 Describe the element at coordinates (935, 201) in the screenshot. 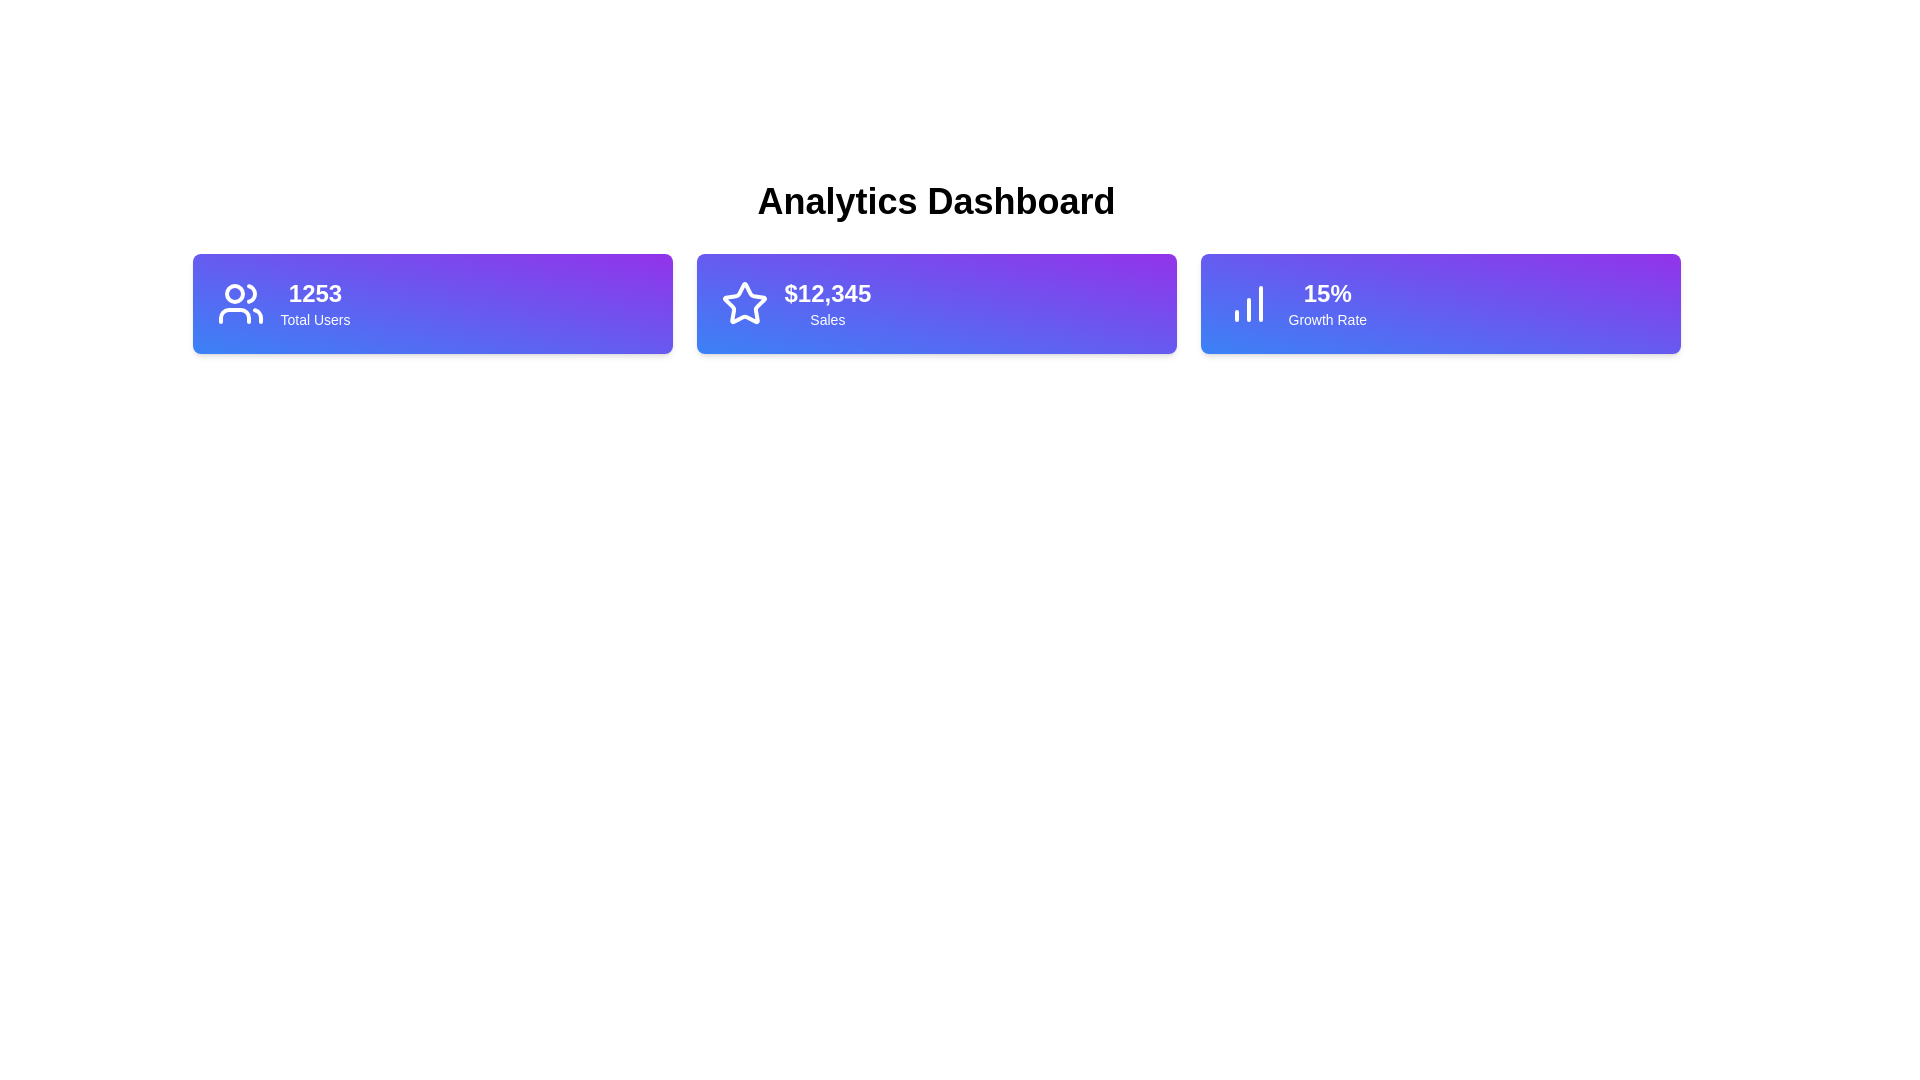

I see `the 'Analytics Dashboard' heading text label, which is a bold and large-sized text centered at the top of its section` at that location.